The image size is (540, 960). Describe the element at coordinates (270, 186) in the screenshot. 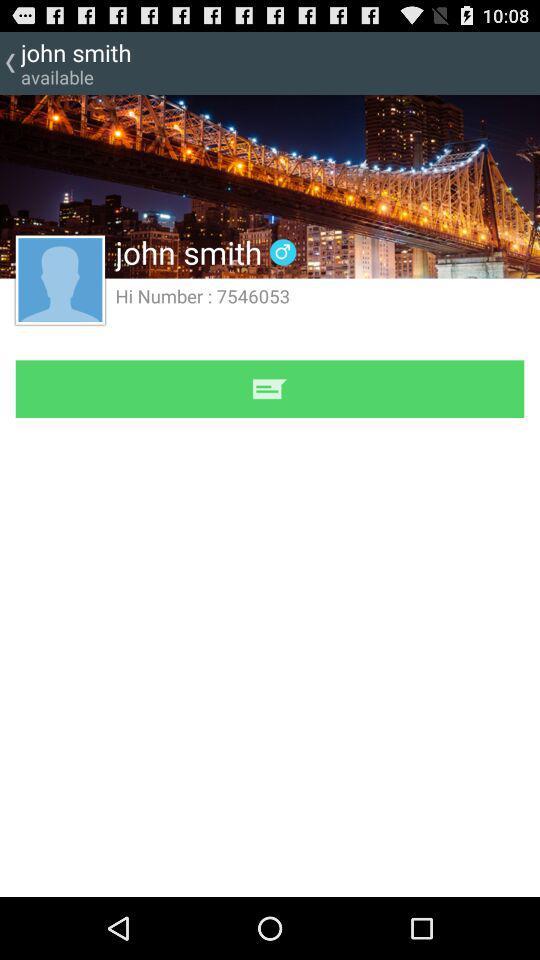

I see `the icon below the available item` at that location.